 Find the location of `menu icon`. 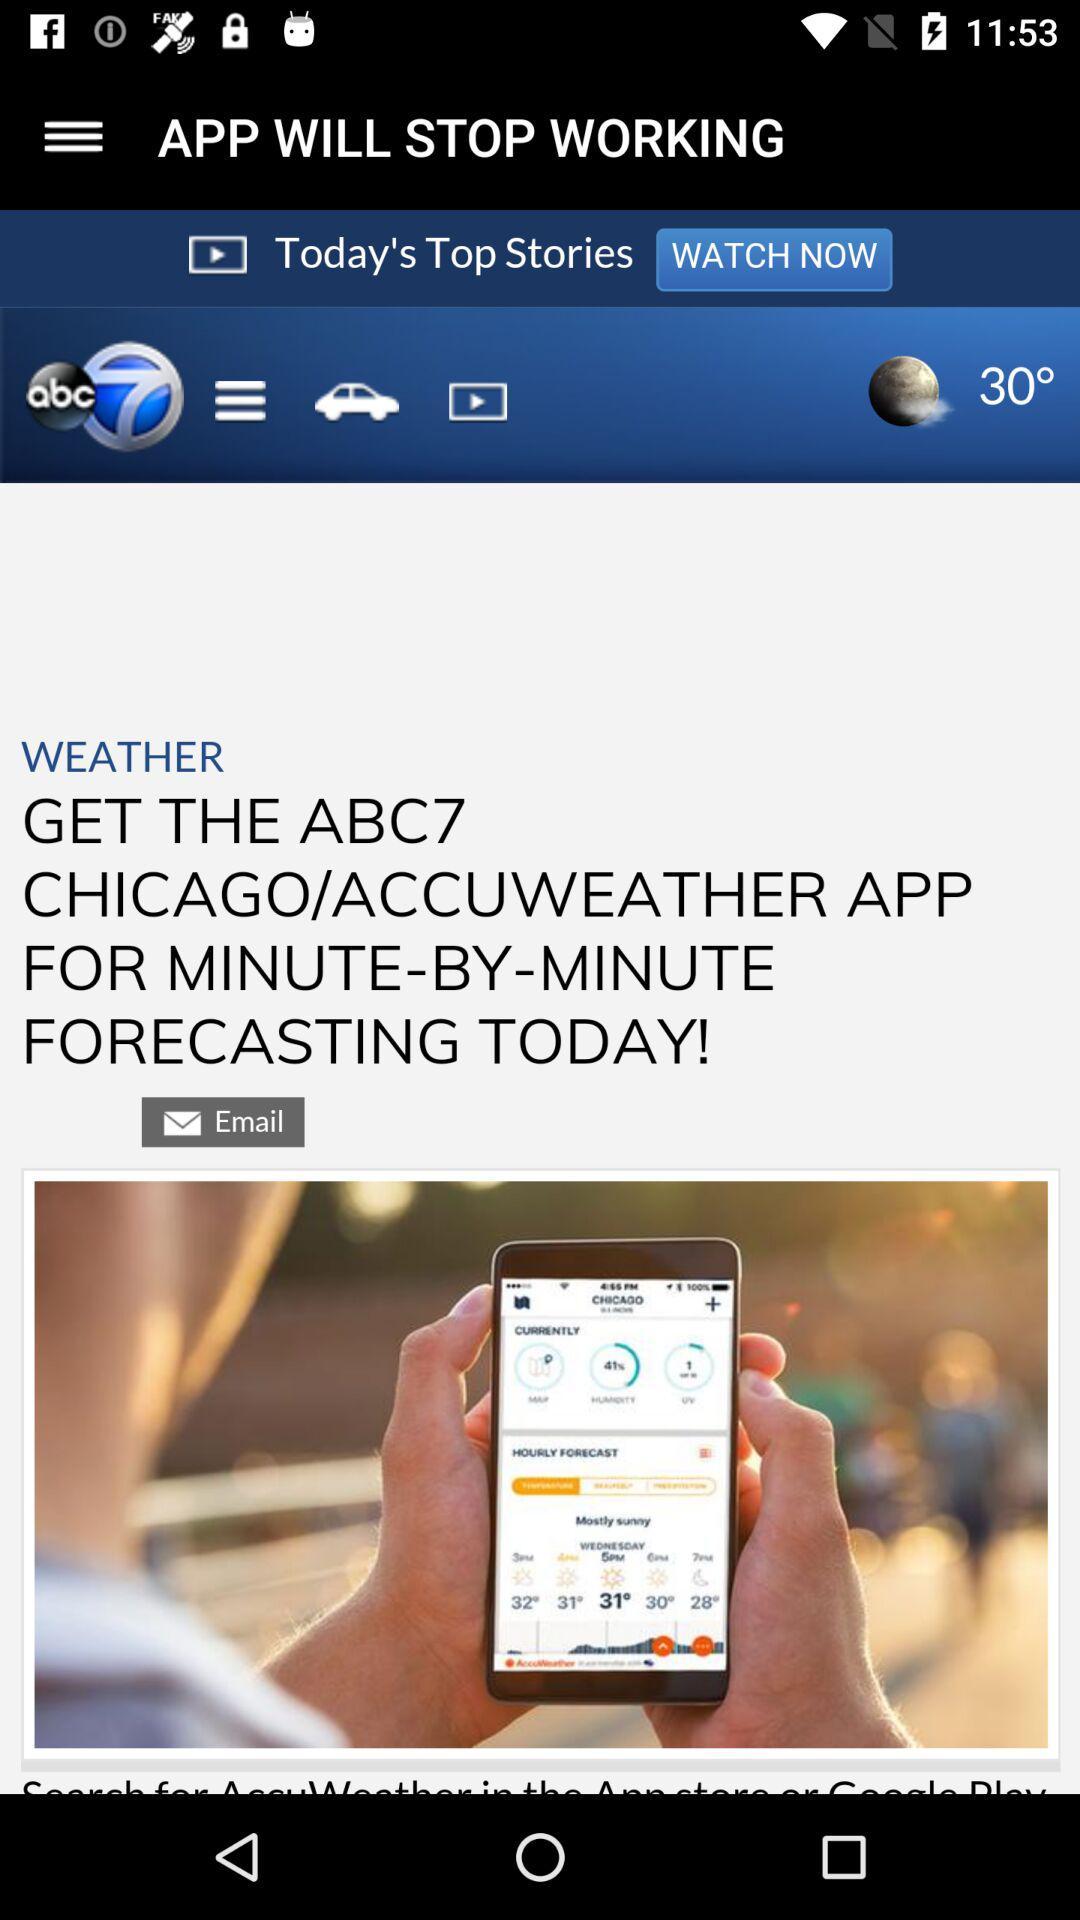

menu icon is located at coordinates (72, 135).